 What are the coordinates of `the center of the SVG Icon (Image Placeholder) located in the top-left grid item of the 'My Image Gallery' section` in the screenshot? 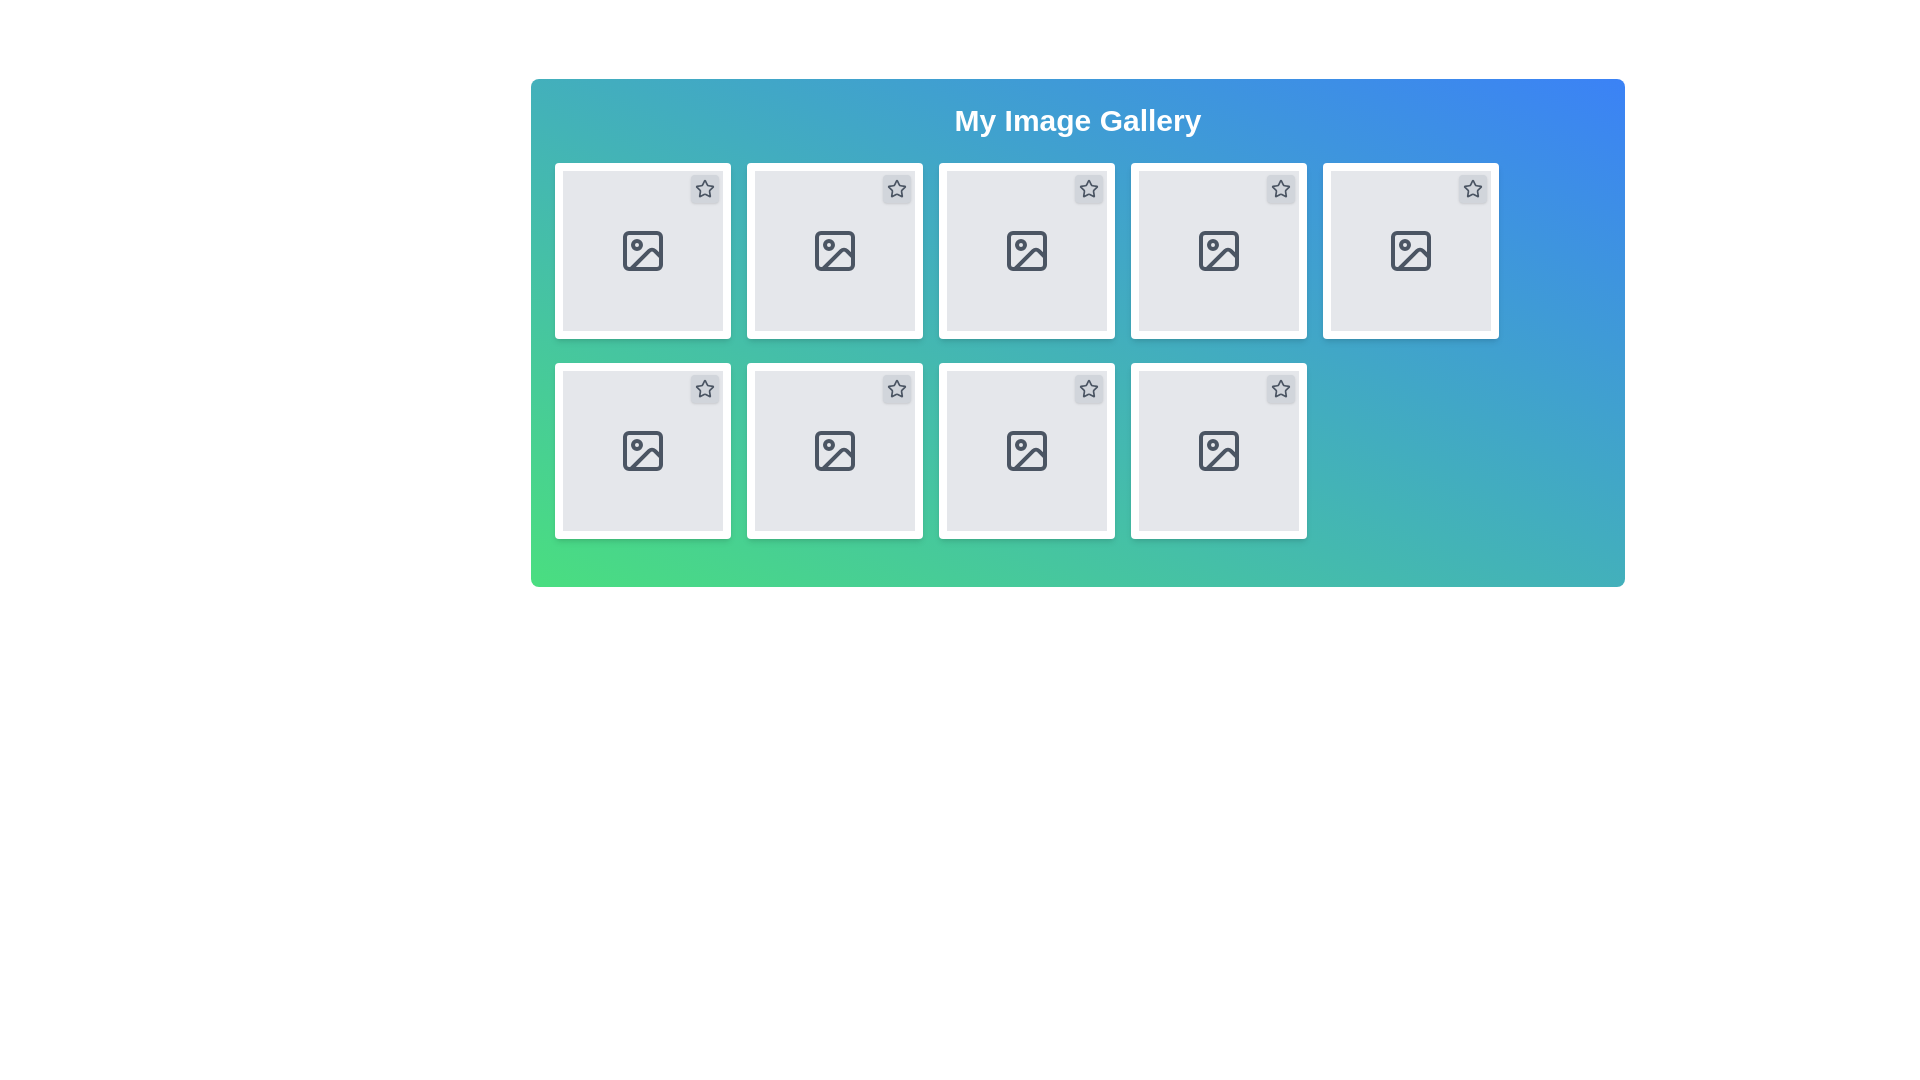 It's located at (643, 249).